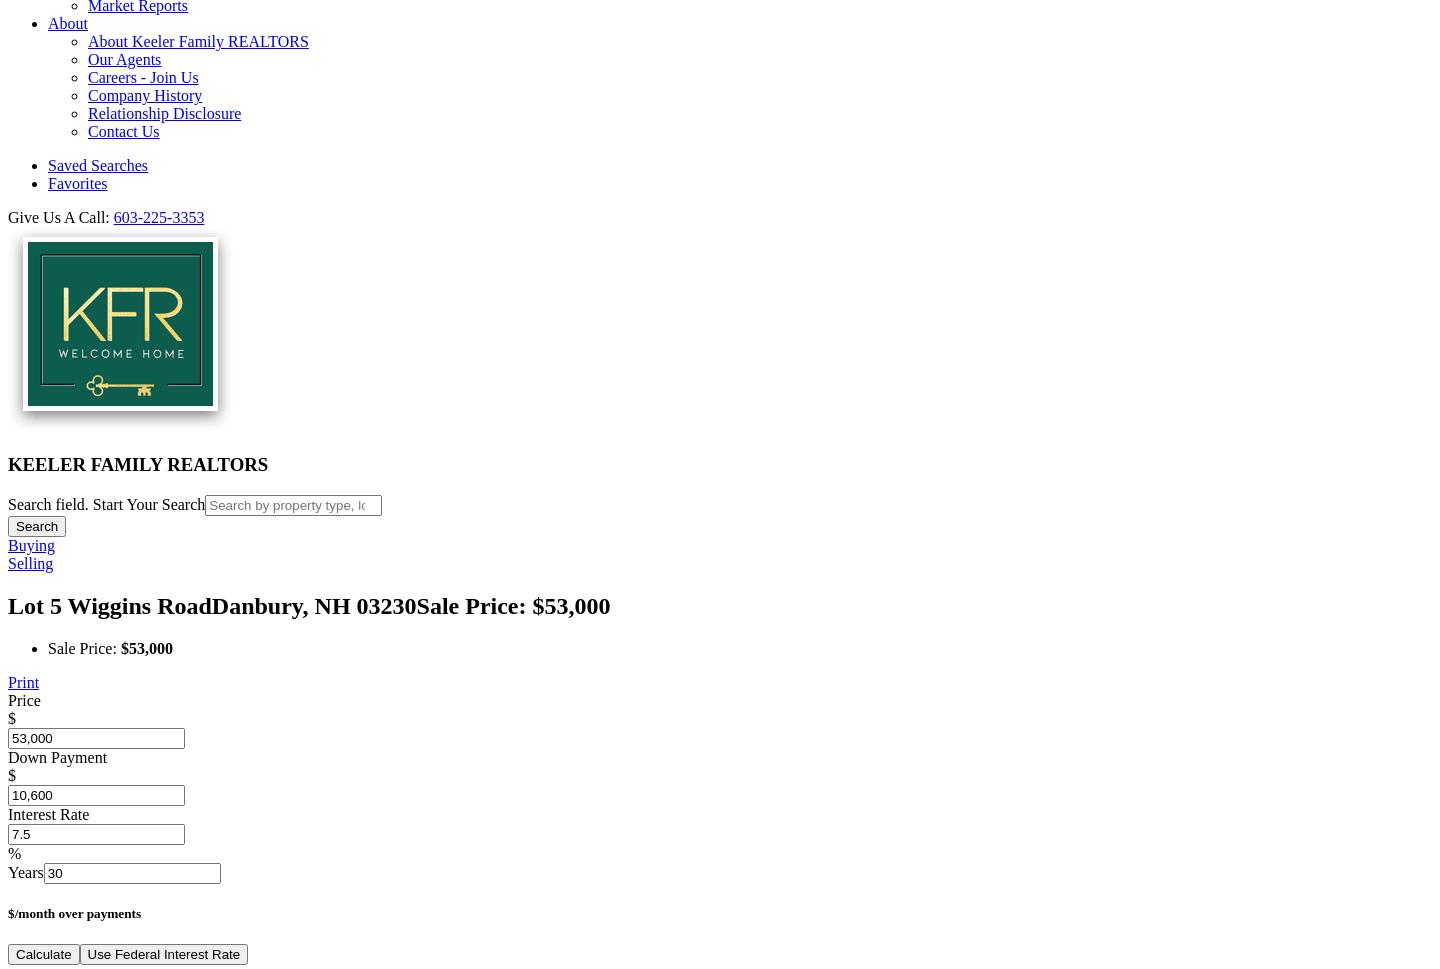 The image size is (1440, 969). Describe the element at coordinates (36, 524) in the screenshot. I see `'Search'` at that location.